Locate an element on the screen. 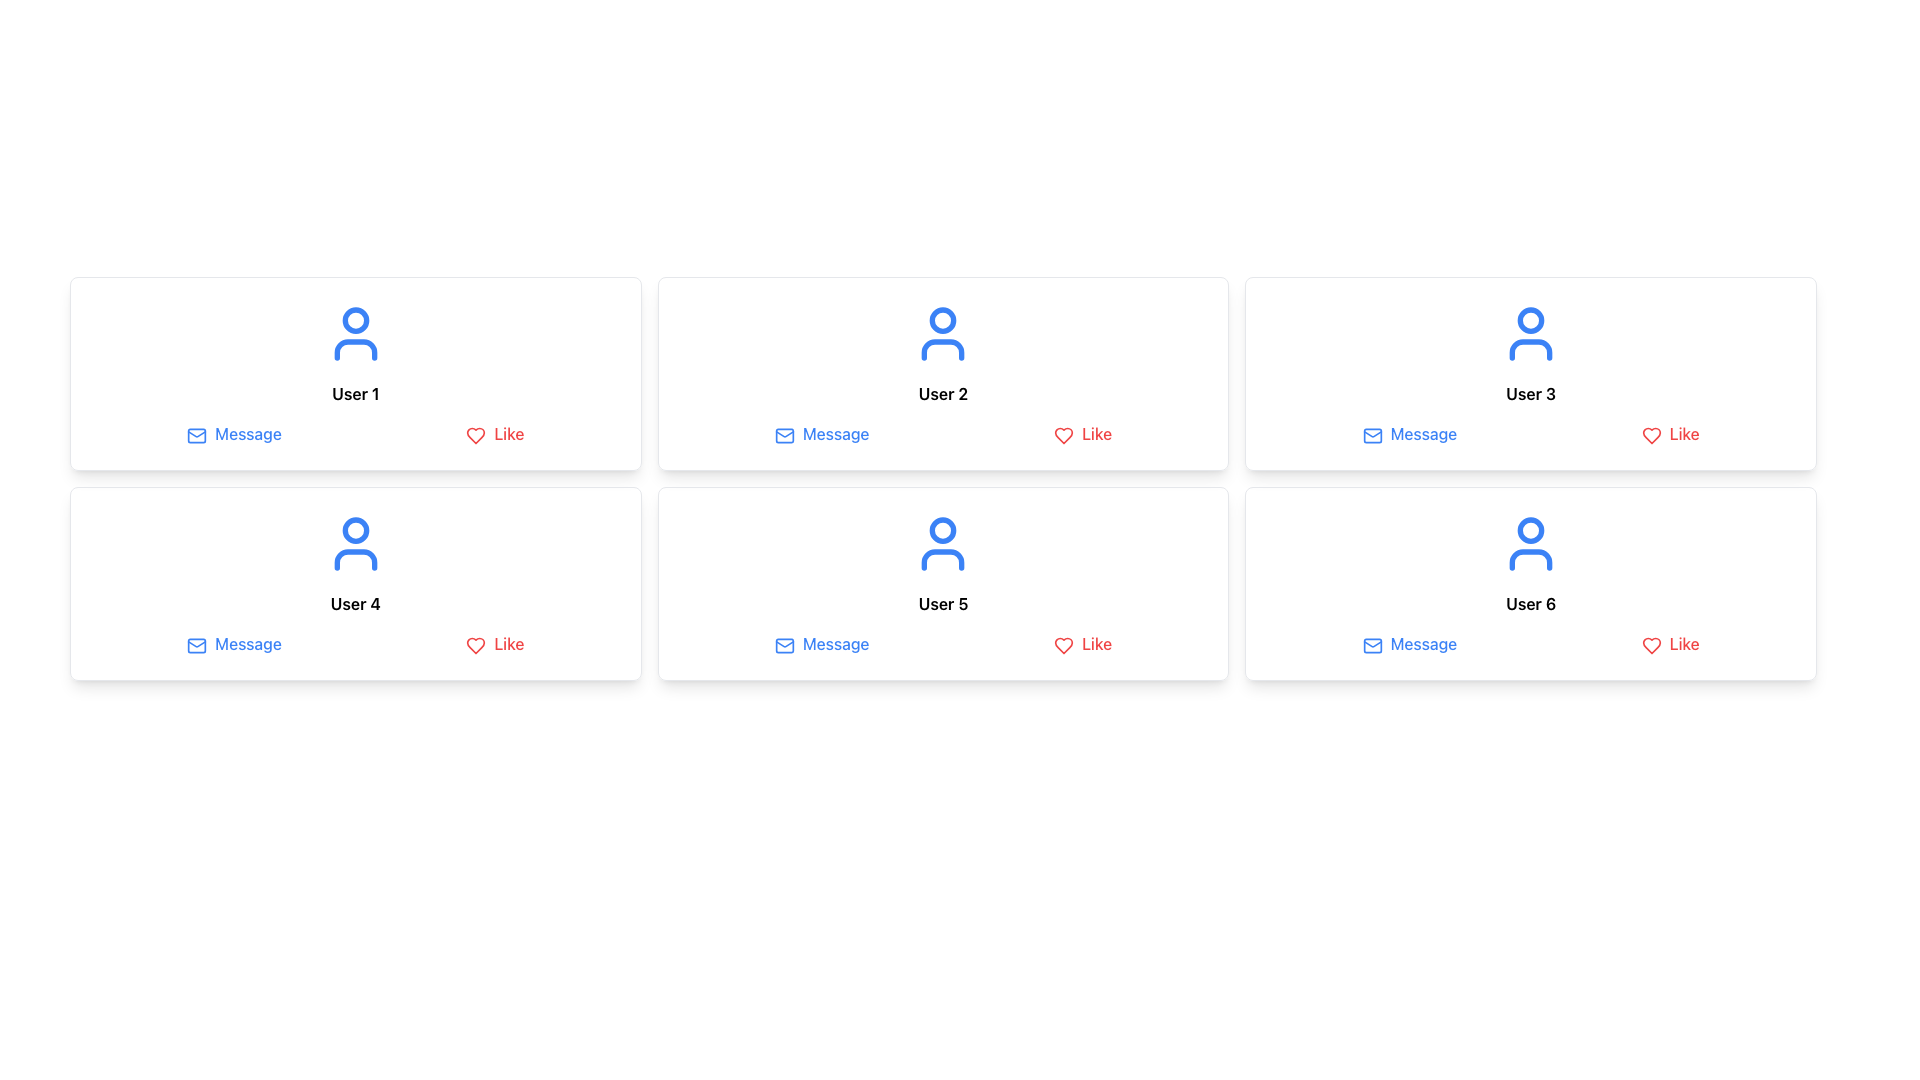 This screenshot has height=1080, width=1920. the Decorative Graphic (Circle) positioned at the top-center of the user icon for 'User 1', which has a thin border and is aligned over the user's head is located at coordinates (355, 319).